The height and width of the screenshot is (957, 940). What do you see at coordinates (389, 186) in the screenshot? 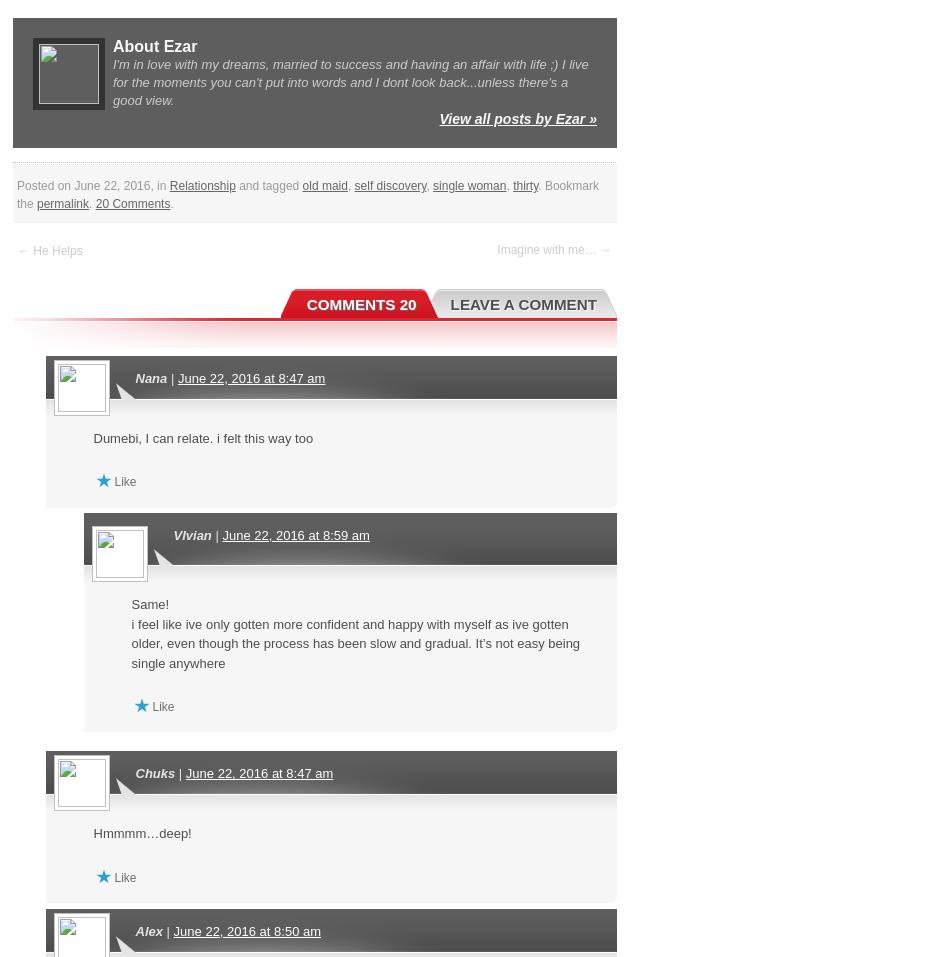
I see `'self discovery'` at bounding box center [389, 186].